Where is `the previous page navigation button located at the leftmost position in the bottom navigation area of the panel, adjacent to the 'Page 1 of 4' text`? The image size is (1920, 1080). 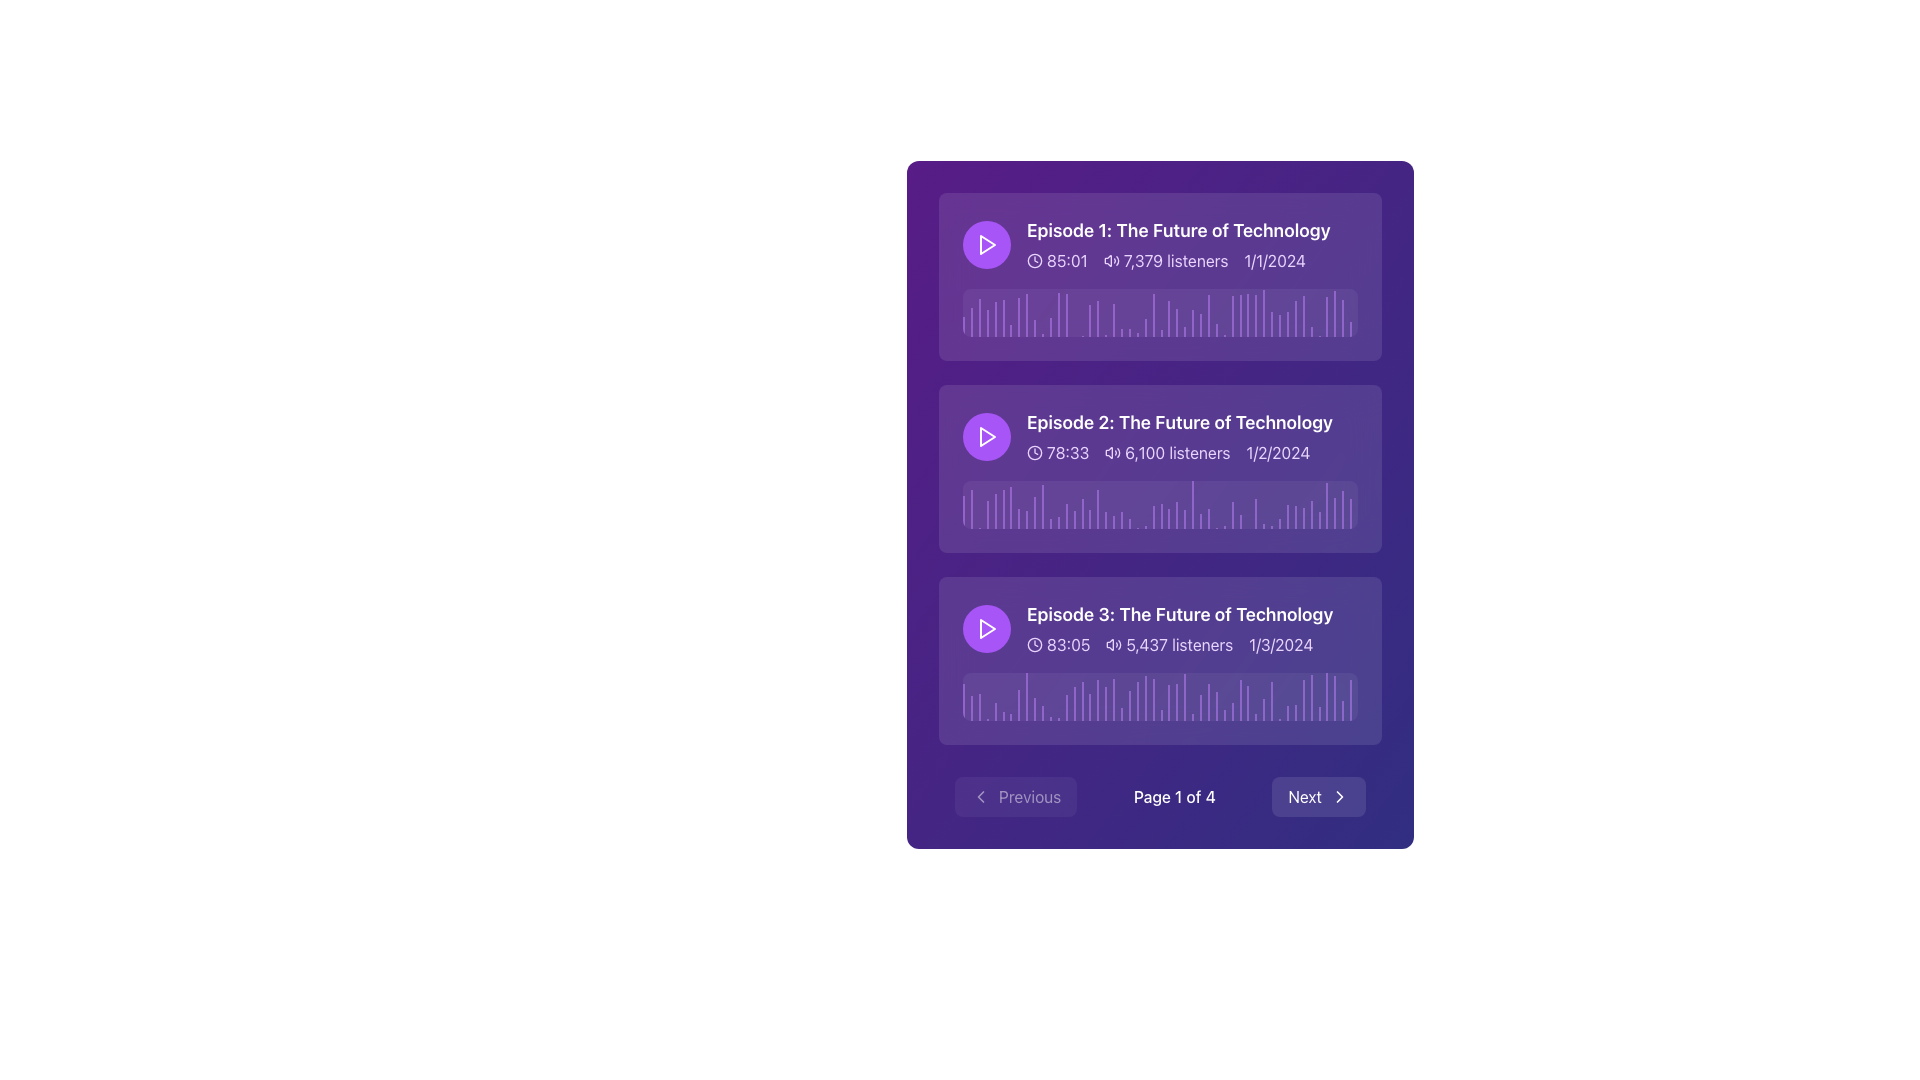 the previous page navigation button located at the leftmost position in the bottom navigation area of the panel, adjacent to the 'Page 1 of 4' text is located at coordinates (1016, 796).